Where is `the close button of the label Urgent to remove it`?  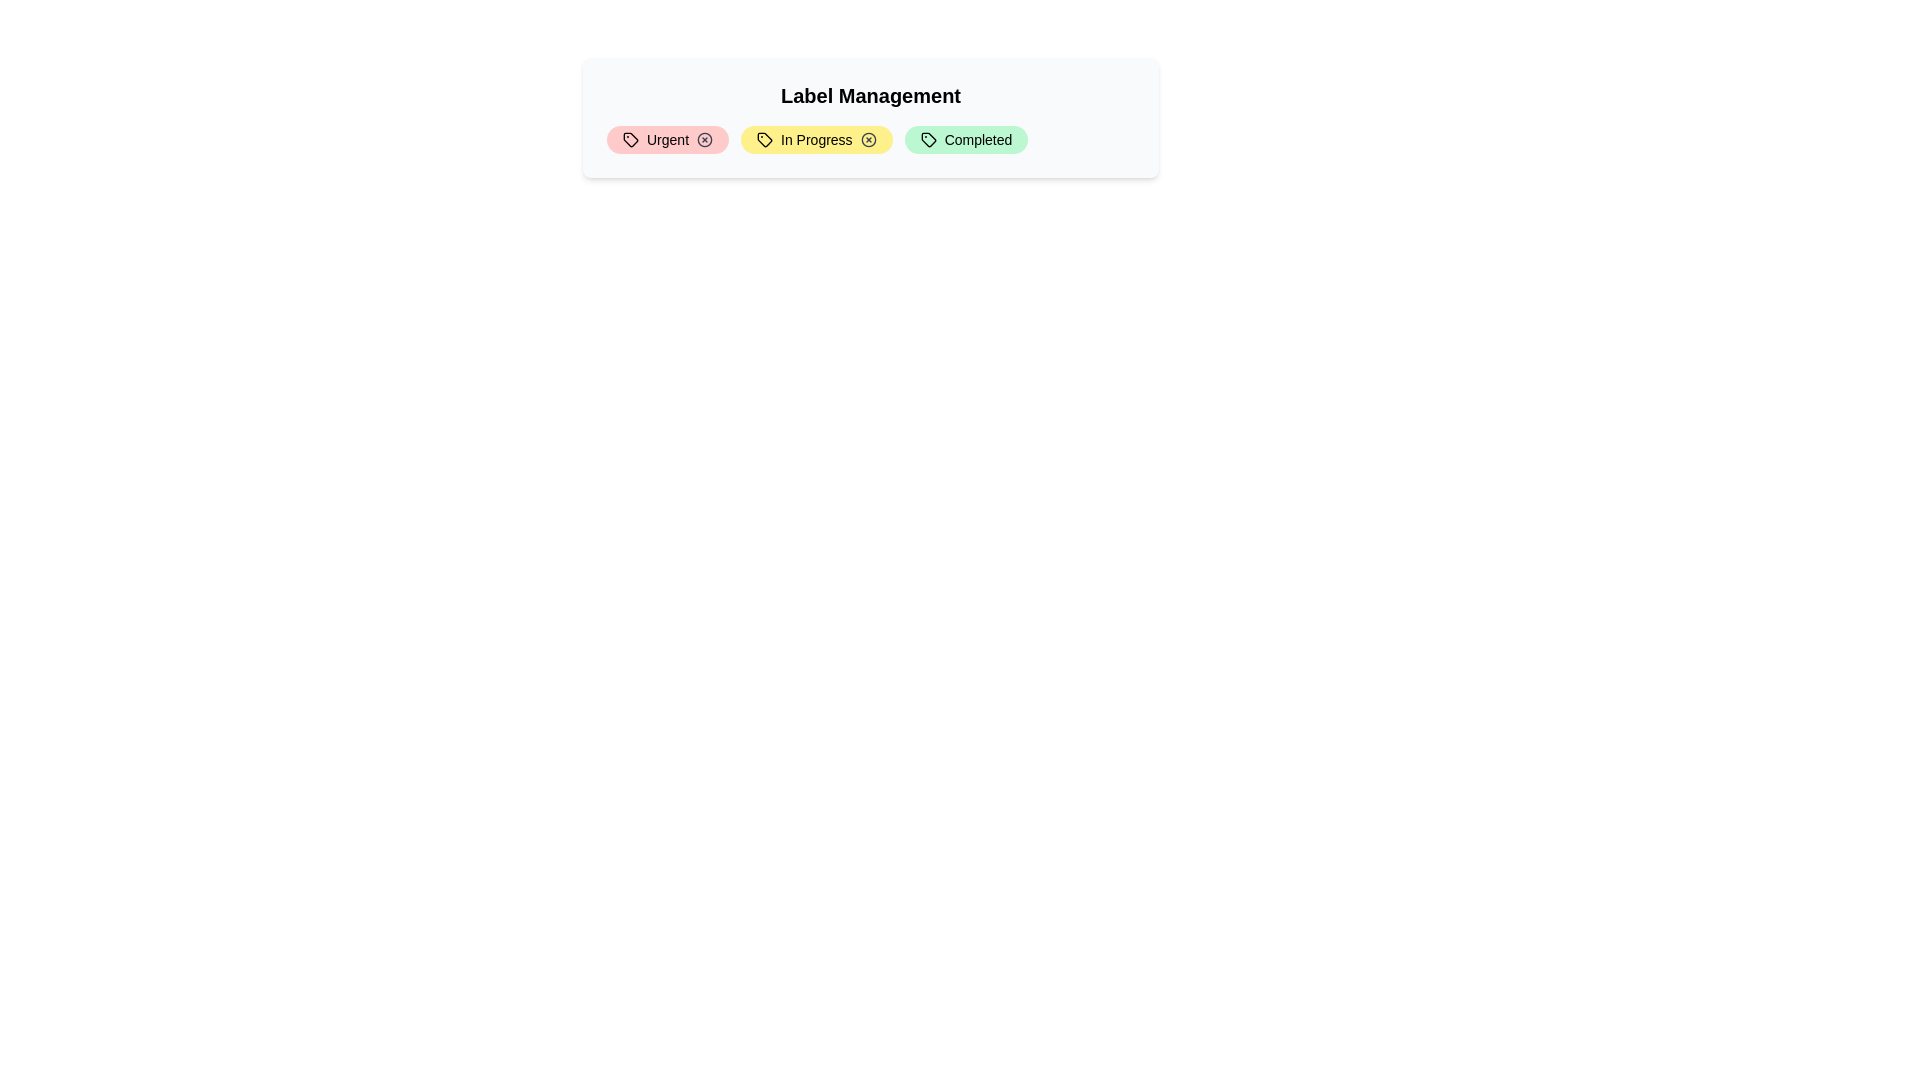 the close button of the label Urgent to remove it is located at coordinates (705, 138).